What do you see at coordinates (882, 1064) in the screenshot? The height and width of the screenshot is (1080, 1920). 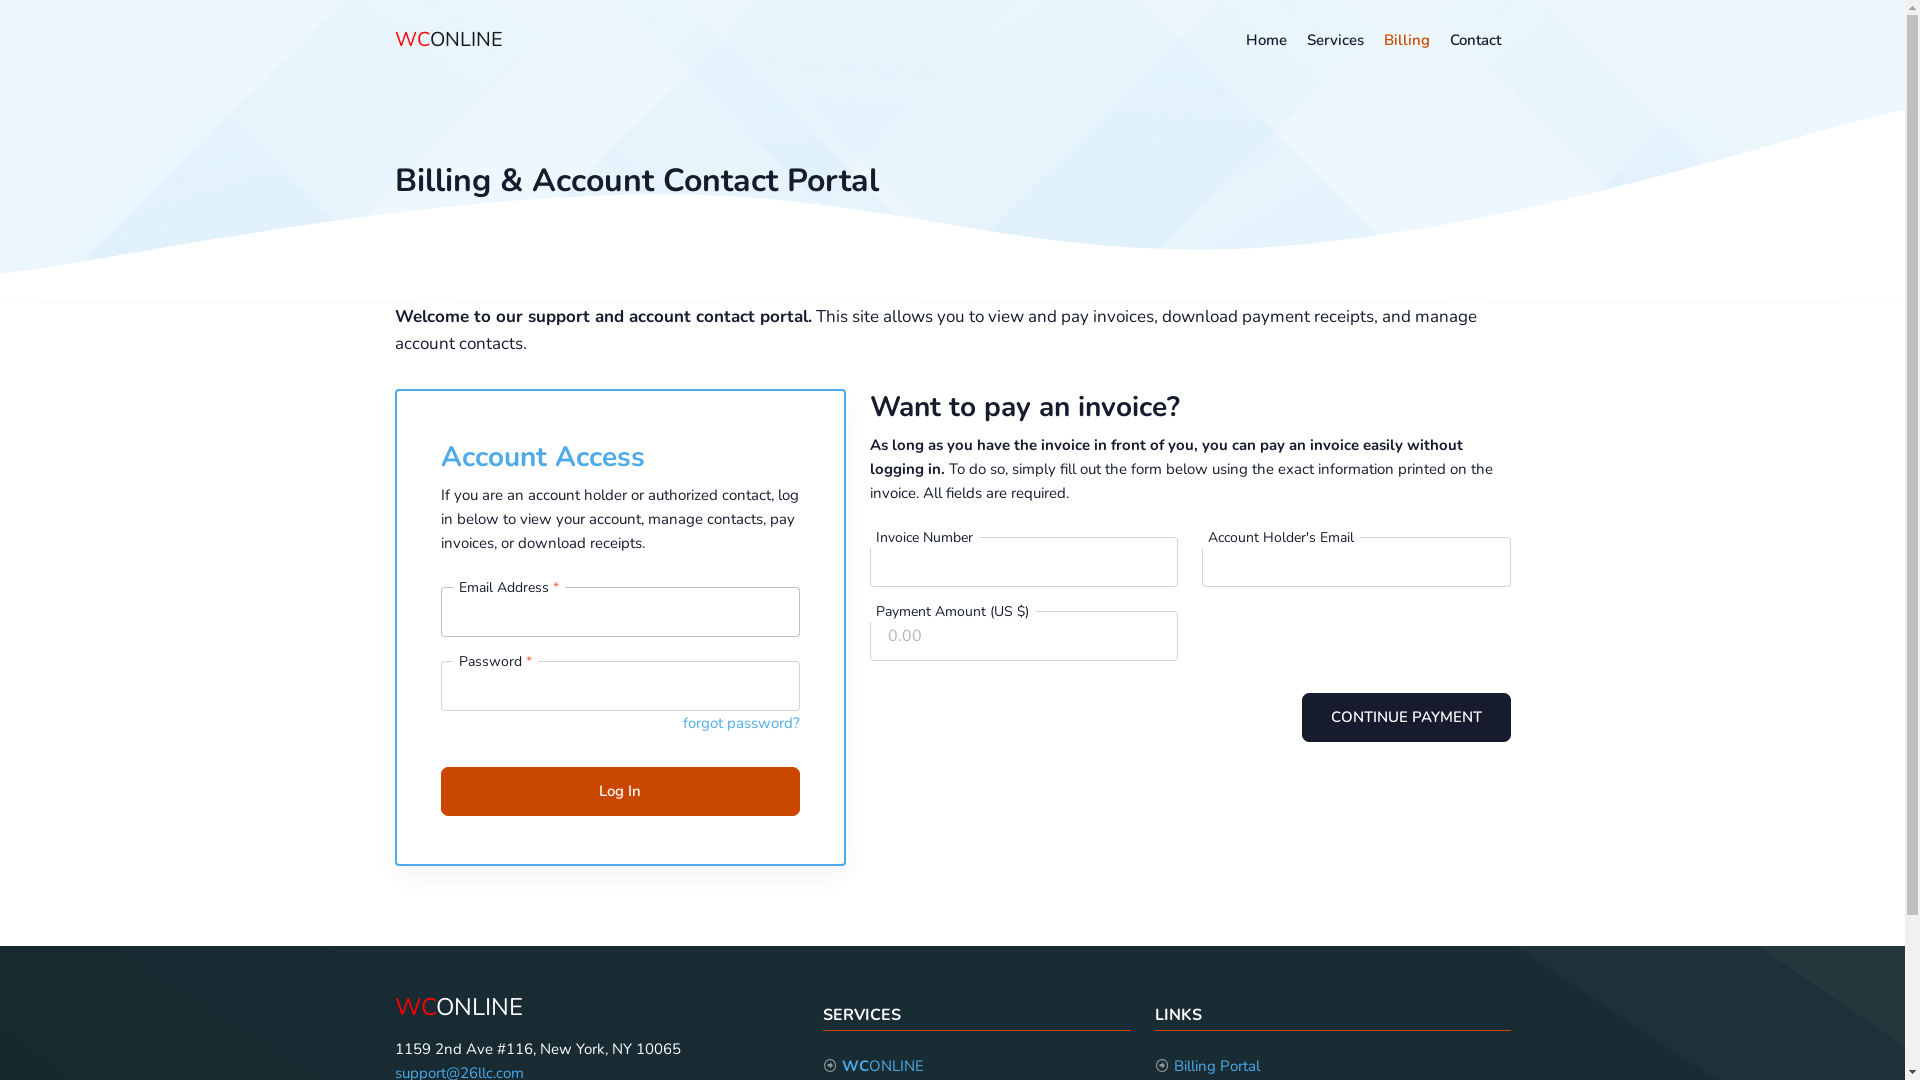 I see `'WCONLINE'` at bounding box center [882, 1064].